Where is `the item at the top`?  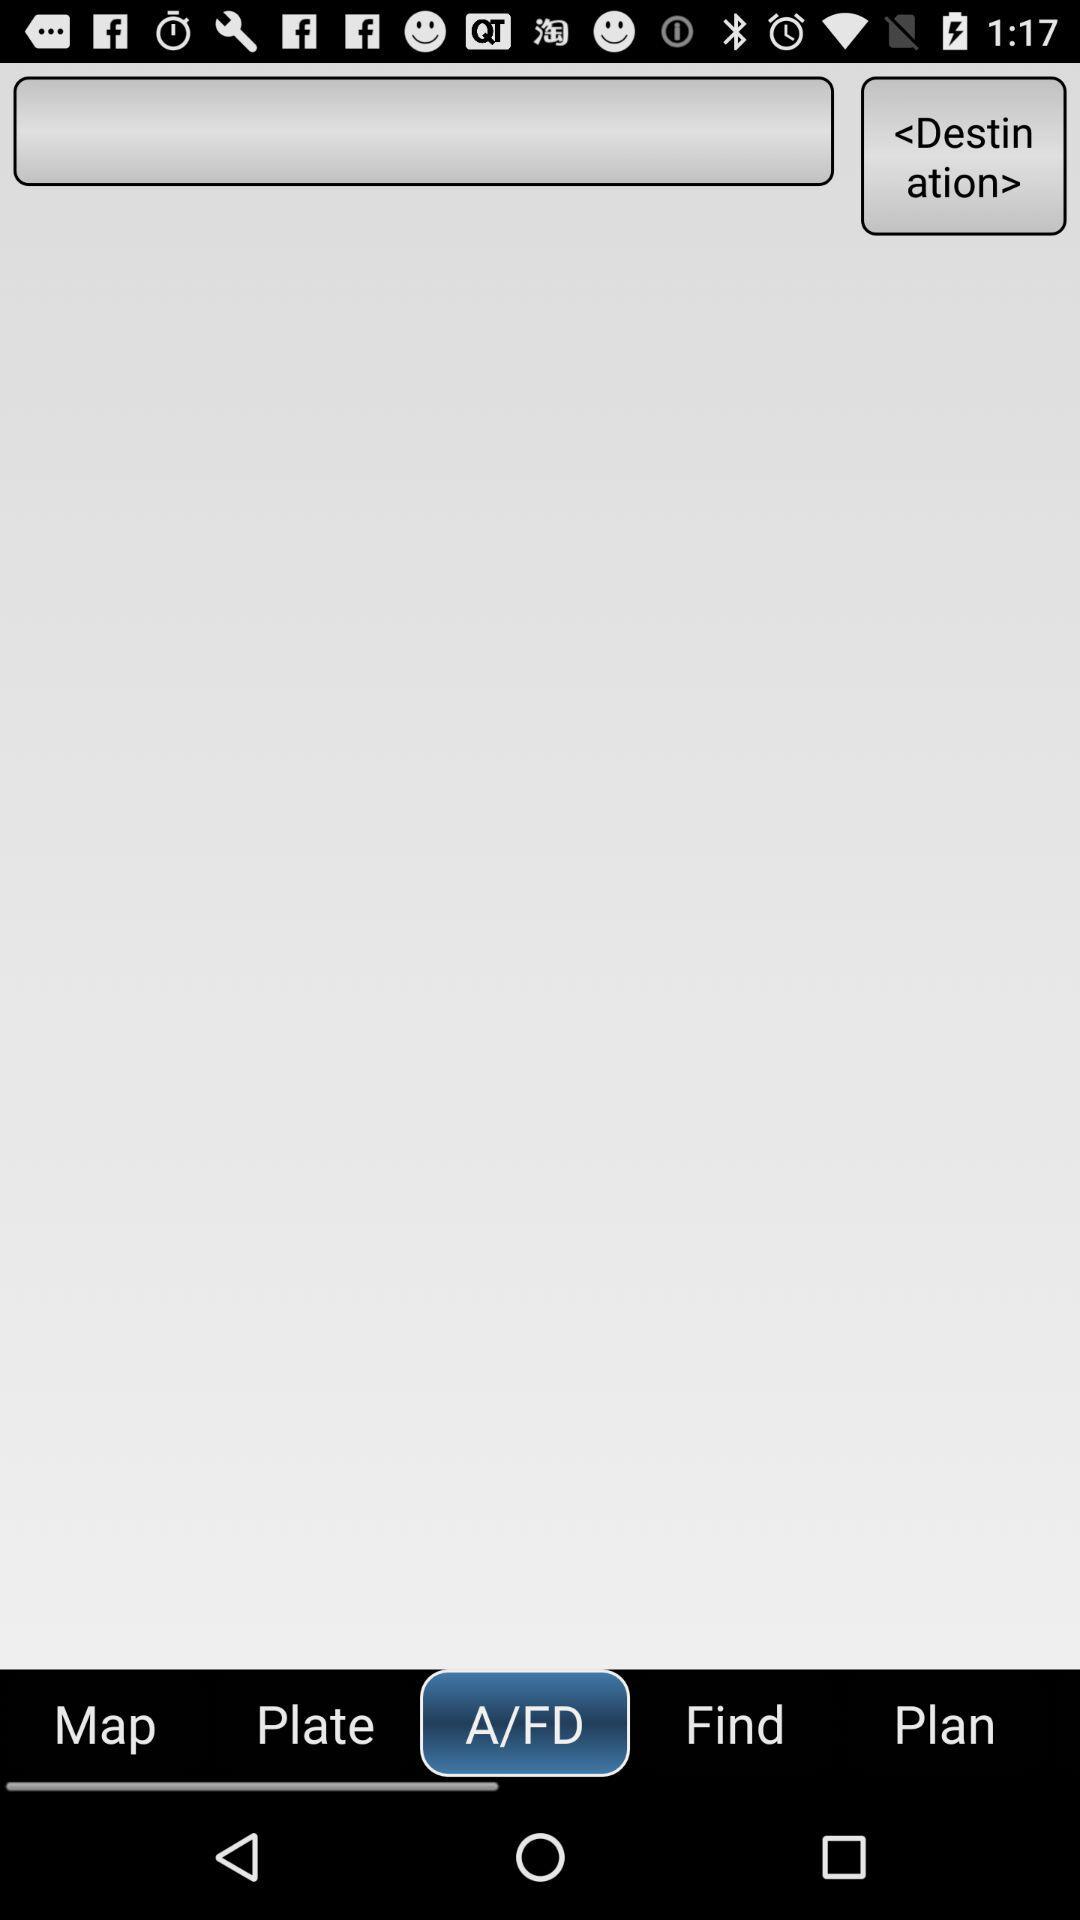 the item at the top is located at coordinates (422, 130).